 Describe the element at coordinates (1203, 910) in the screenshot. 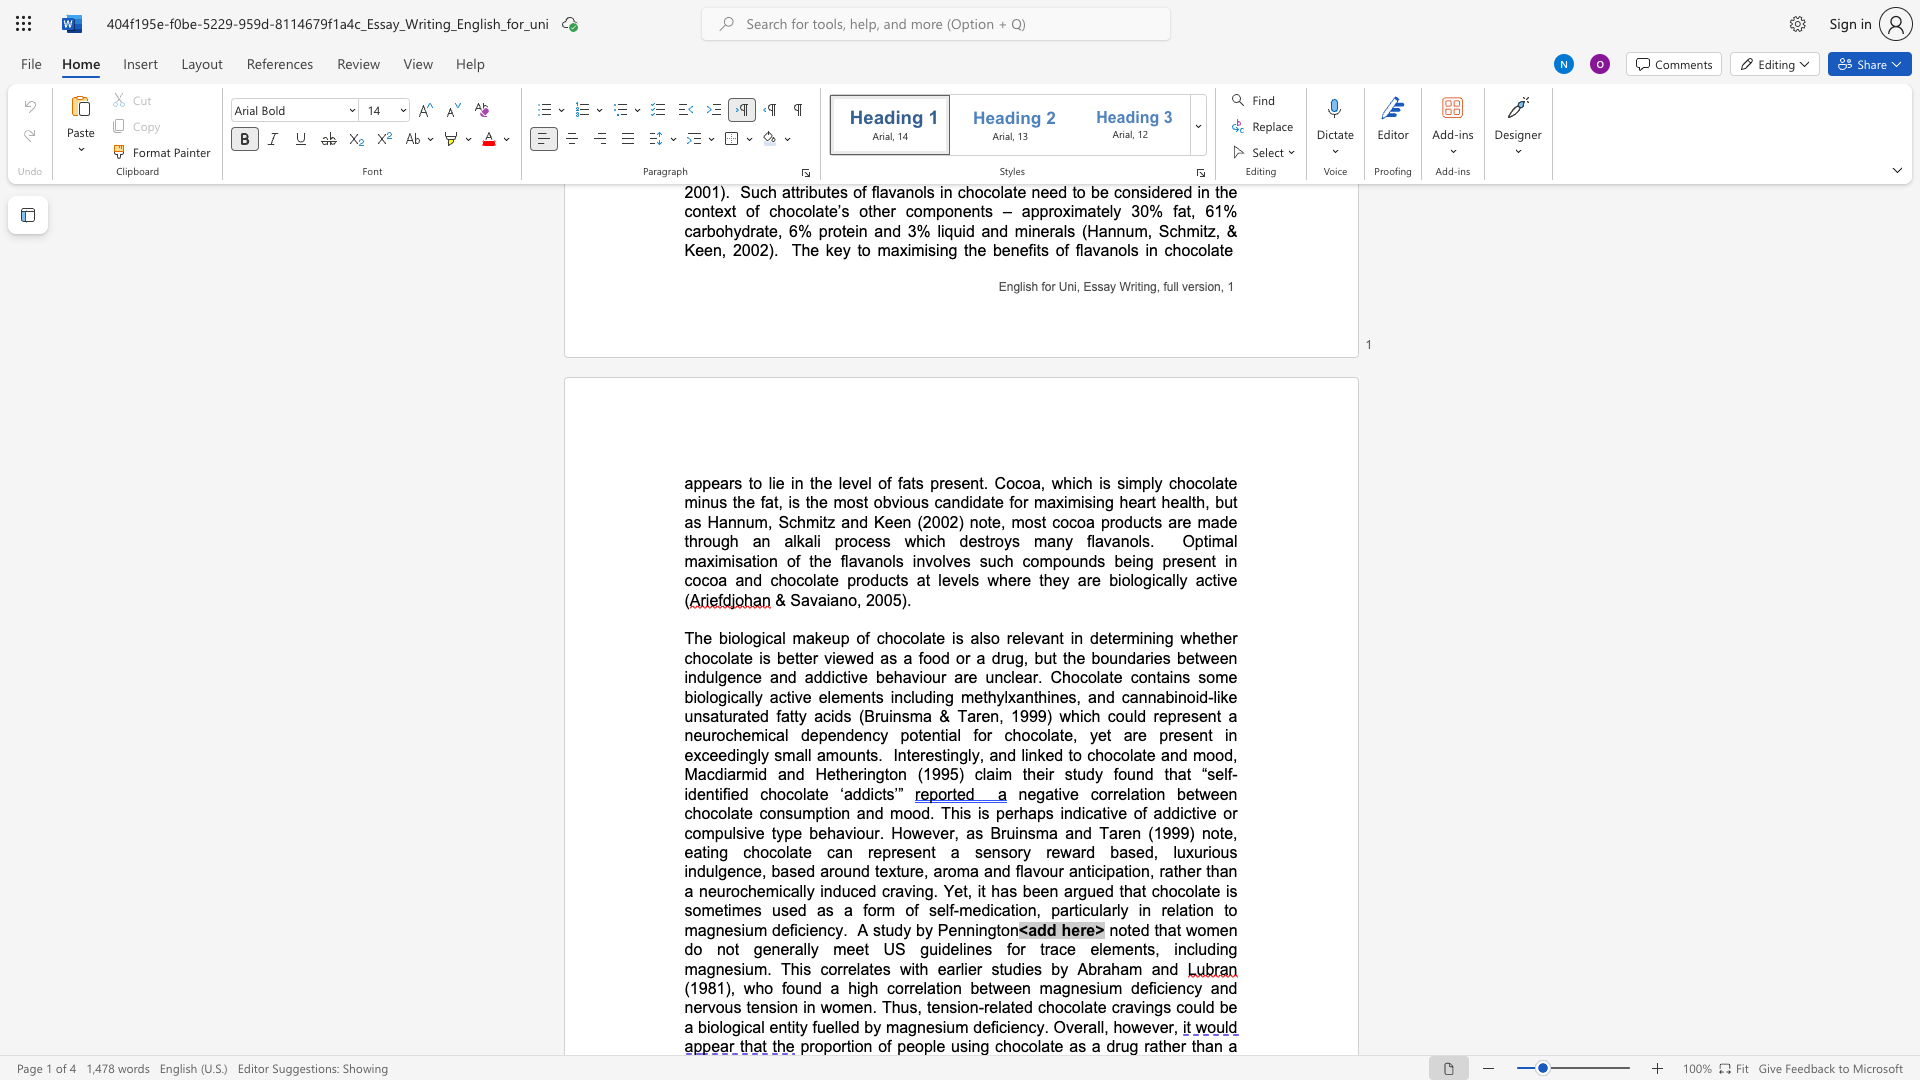

I see `the subset text "n to magnesium deficienc" within the text "is sometimes used as a form of self-medication, particularly in relation to magnesium deficiency"` at that location.